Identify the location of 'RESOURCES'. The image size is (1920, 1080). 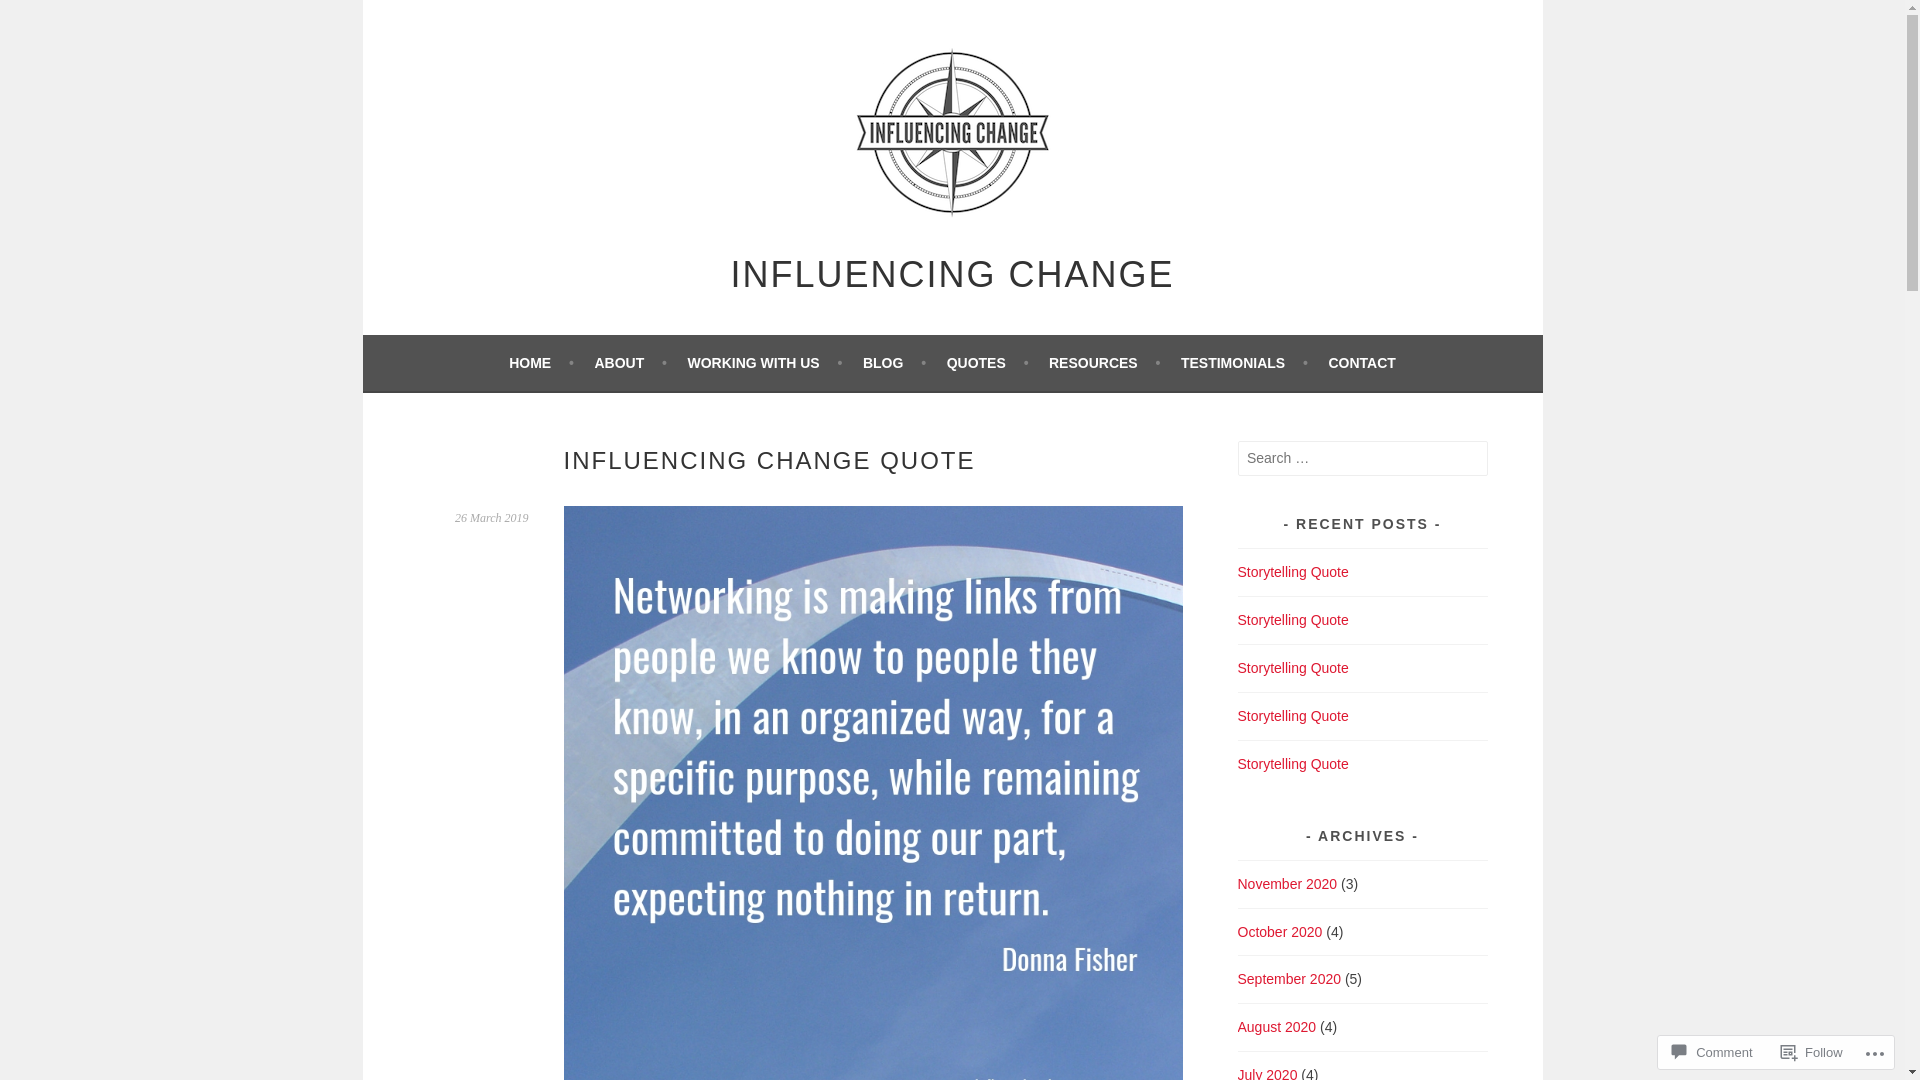
(1103, 362).